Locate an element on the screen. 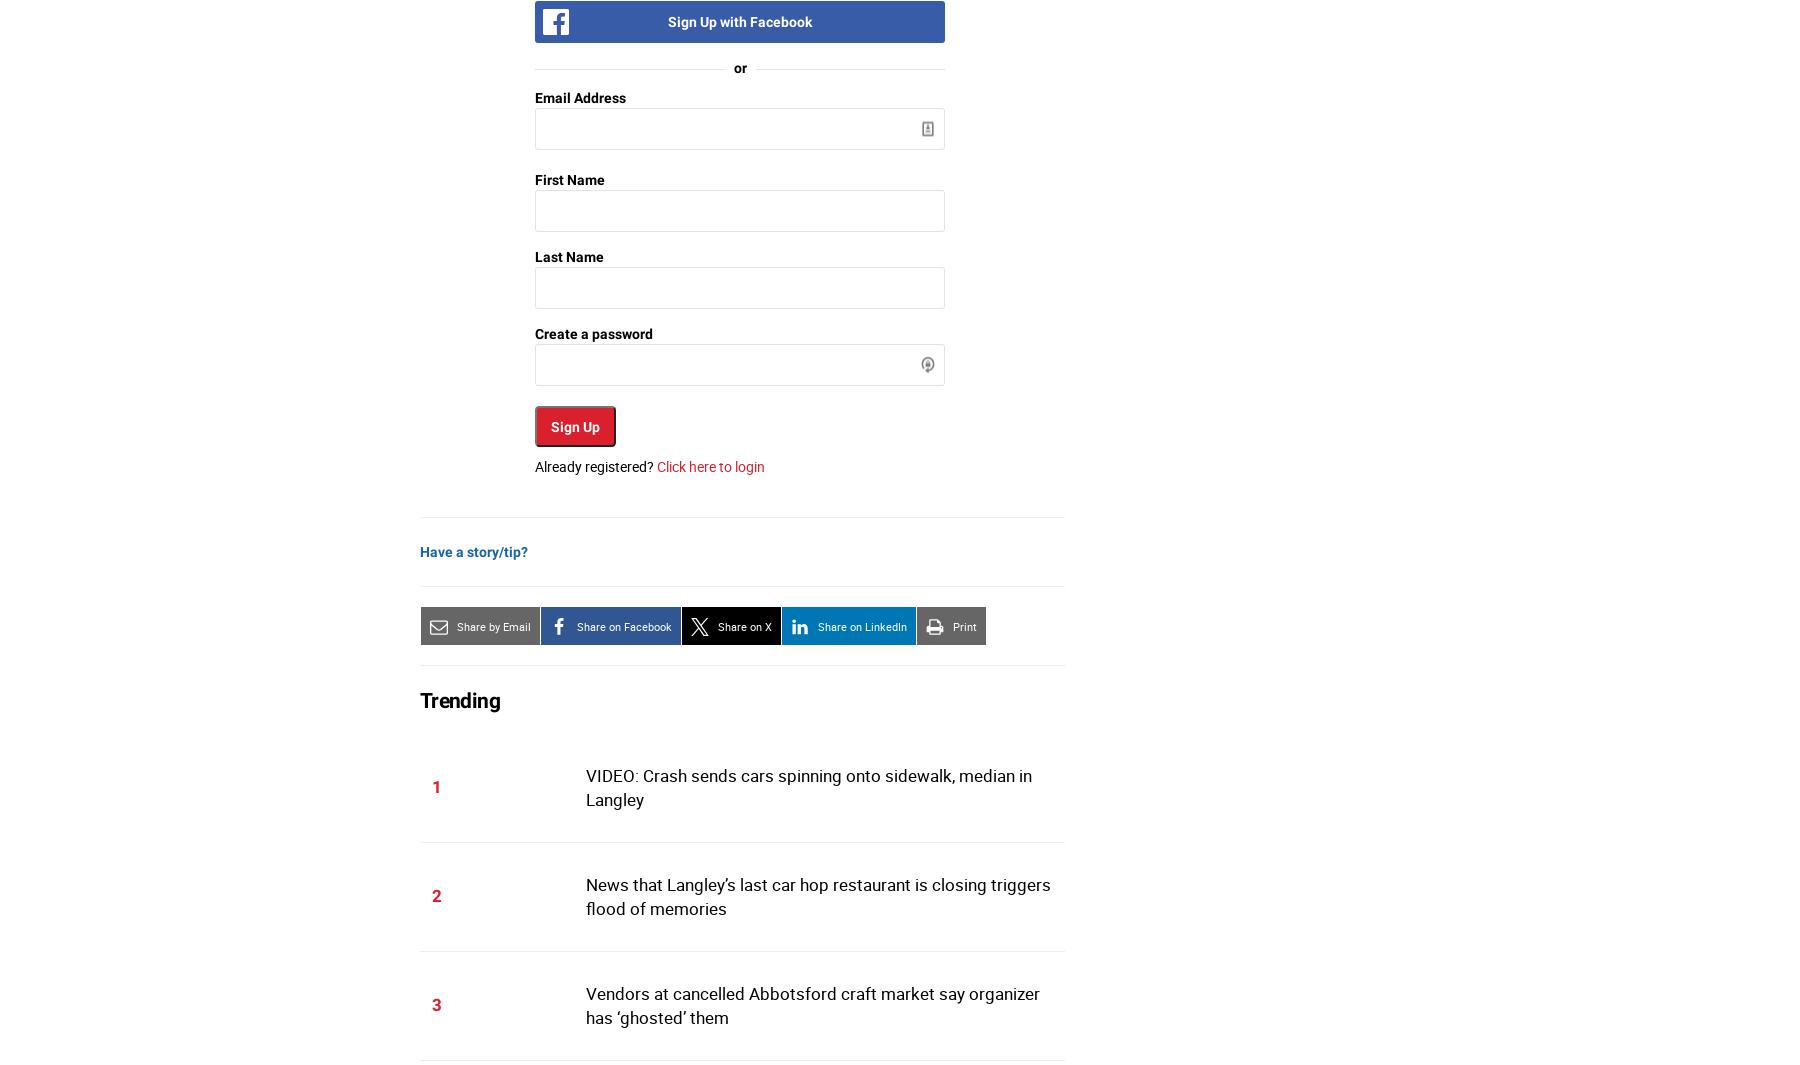 This screenshot has width=1800, height=1065. 'or' is located at coordinates (738, 66).